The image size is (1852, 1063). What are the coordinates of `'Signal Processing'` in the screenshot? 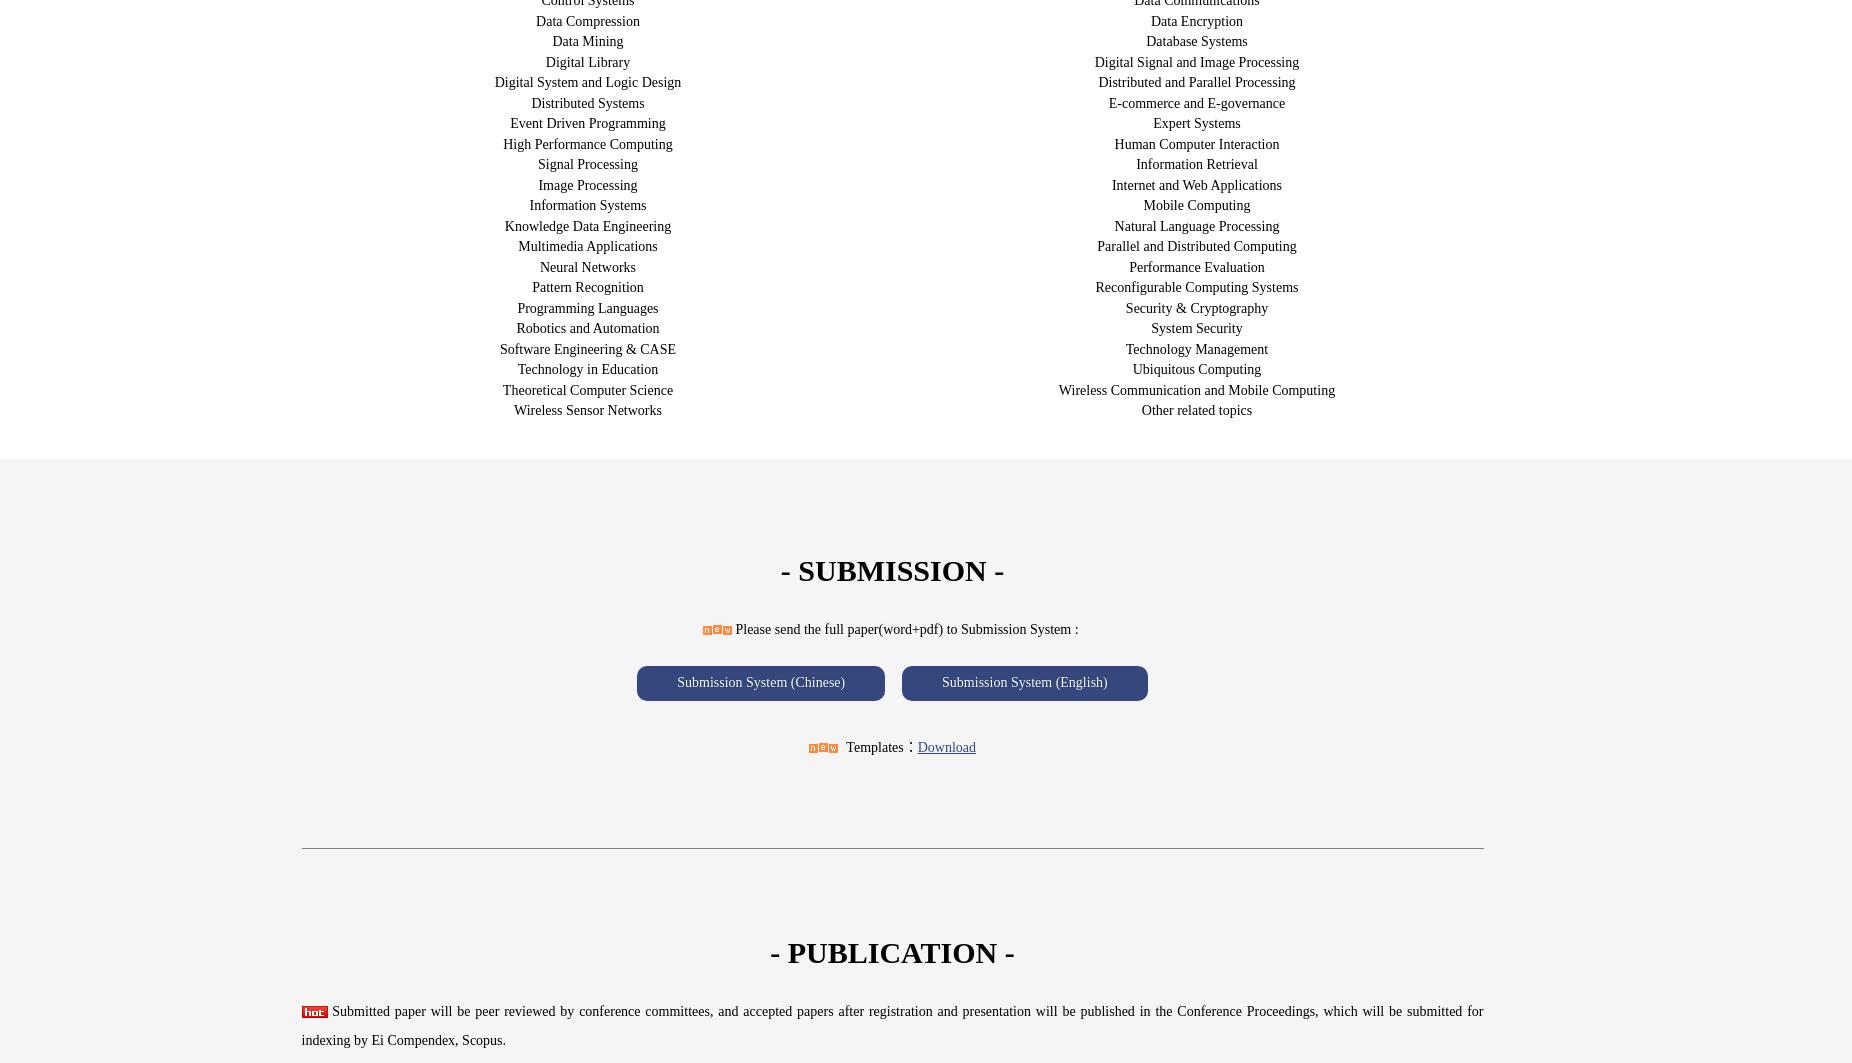 It's located at (586, 164).